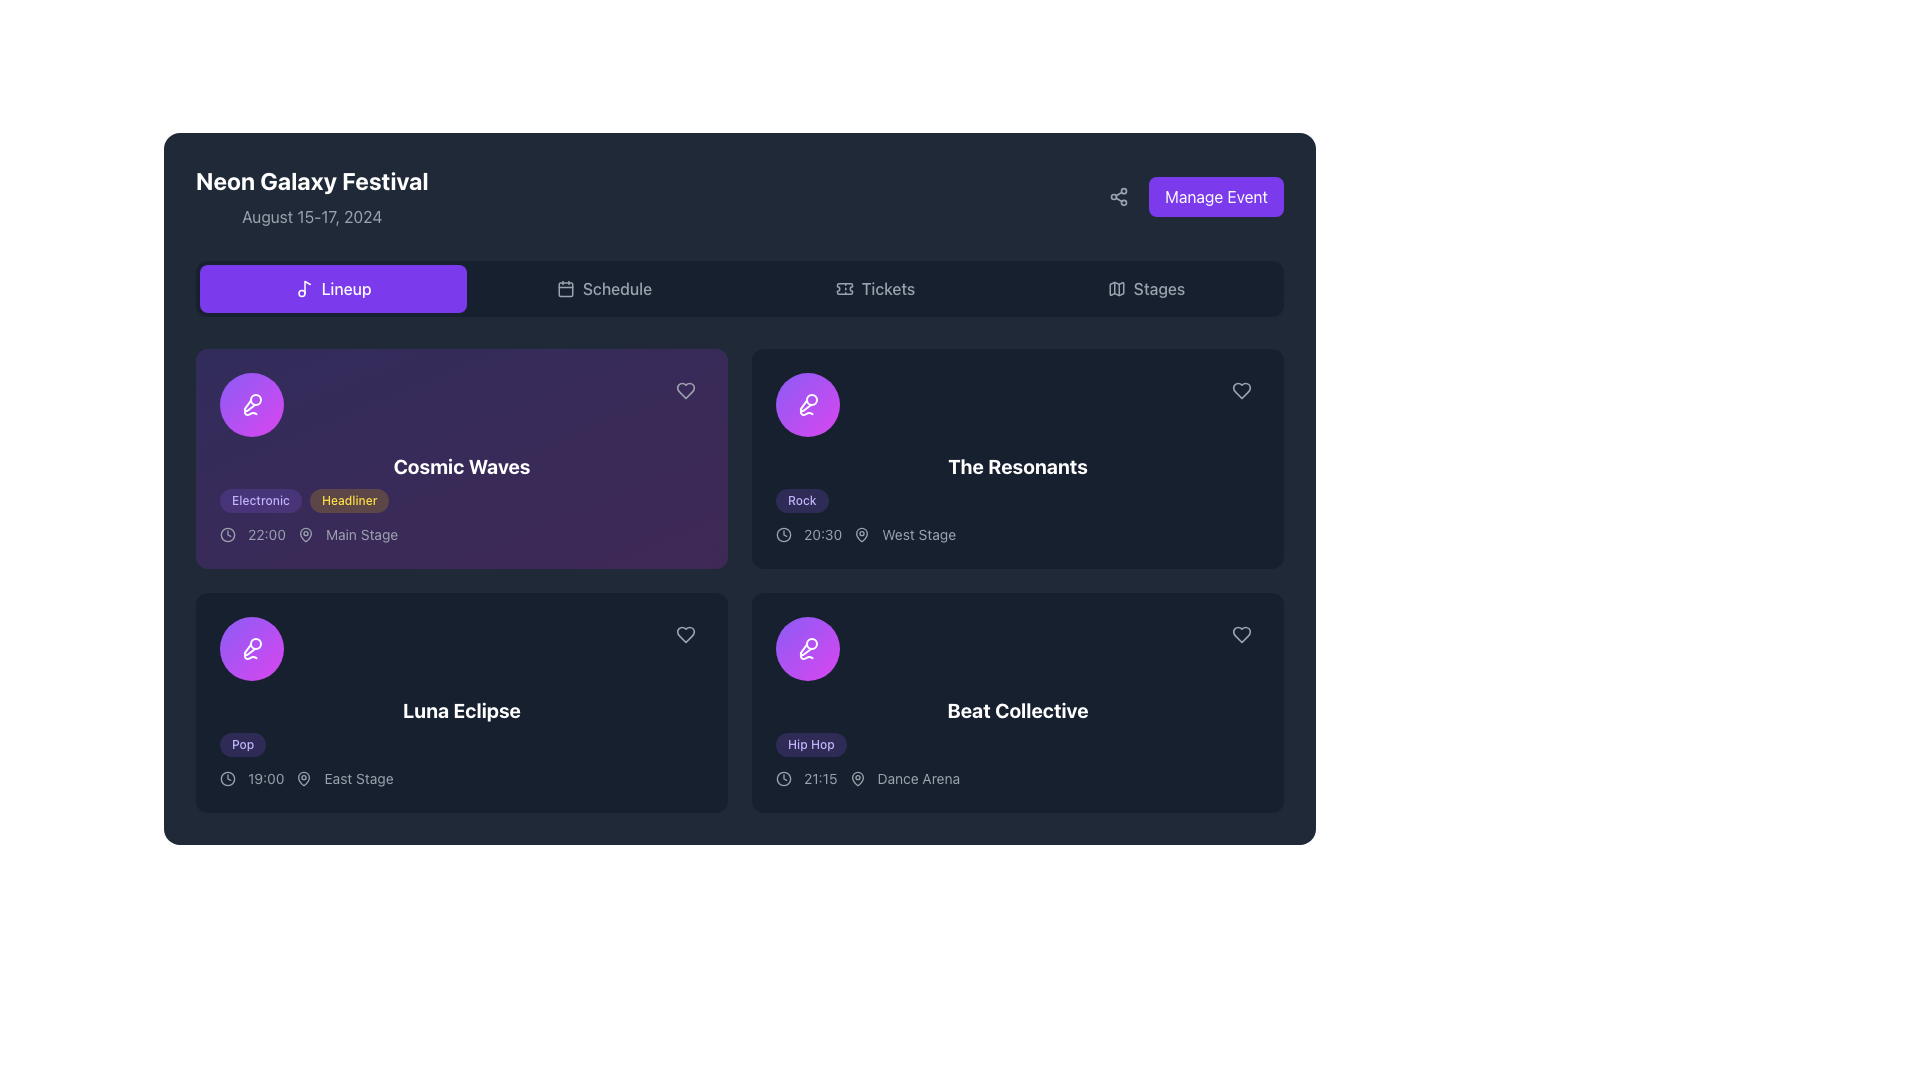  What do you see at coordinates (349, 500) in the screenshot?
I see `the 'Headliner' tag label, which is a rectangular label with light-yellow text against a faint yellow background, positioned next to the 'Electronic' tag under the title 'Cosmic Waves'` at bounding box center [349, 500].